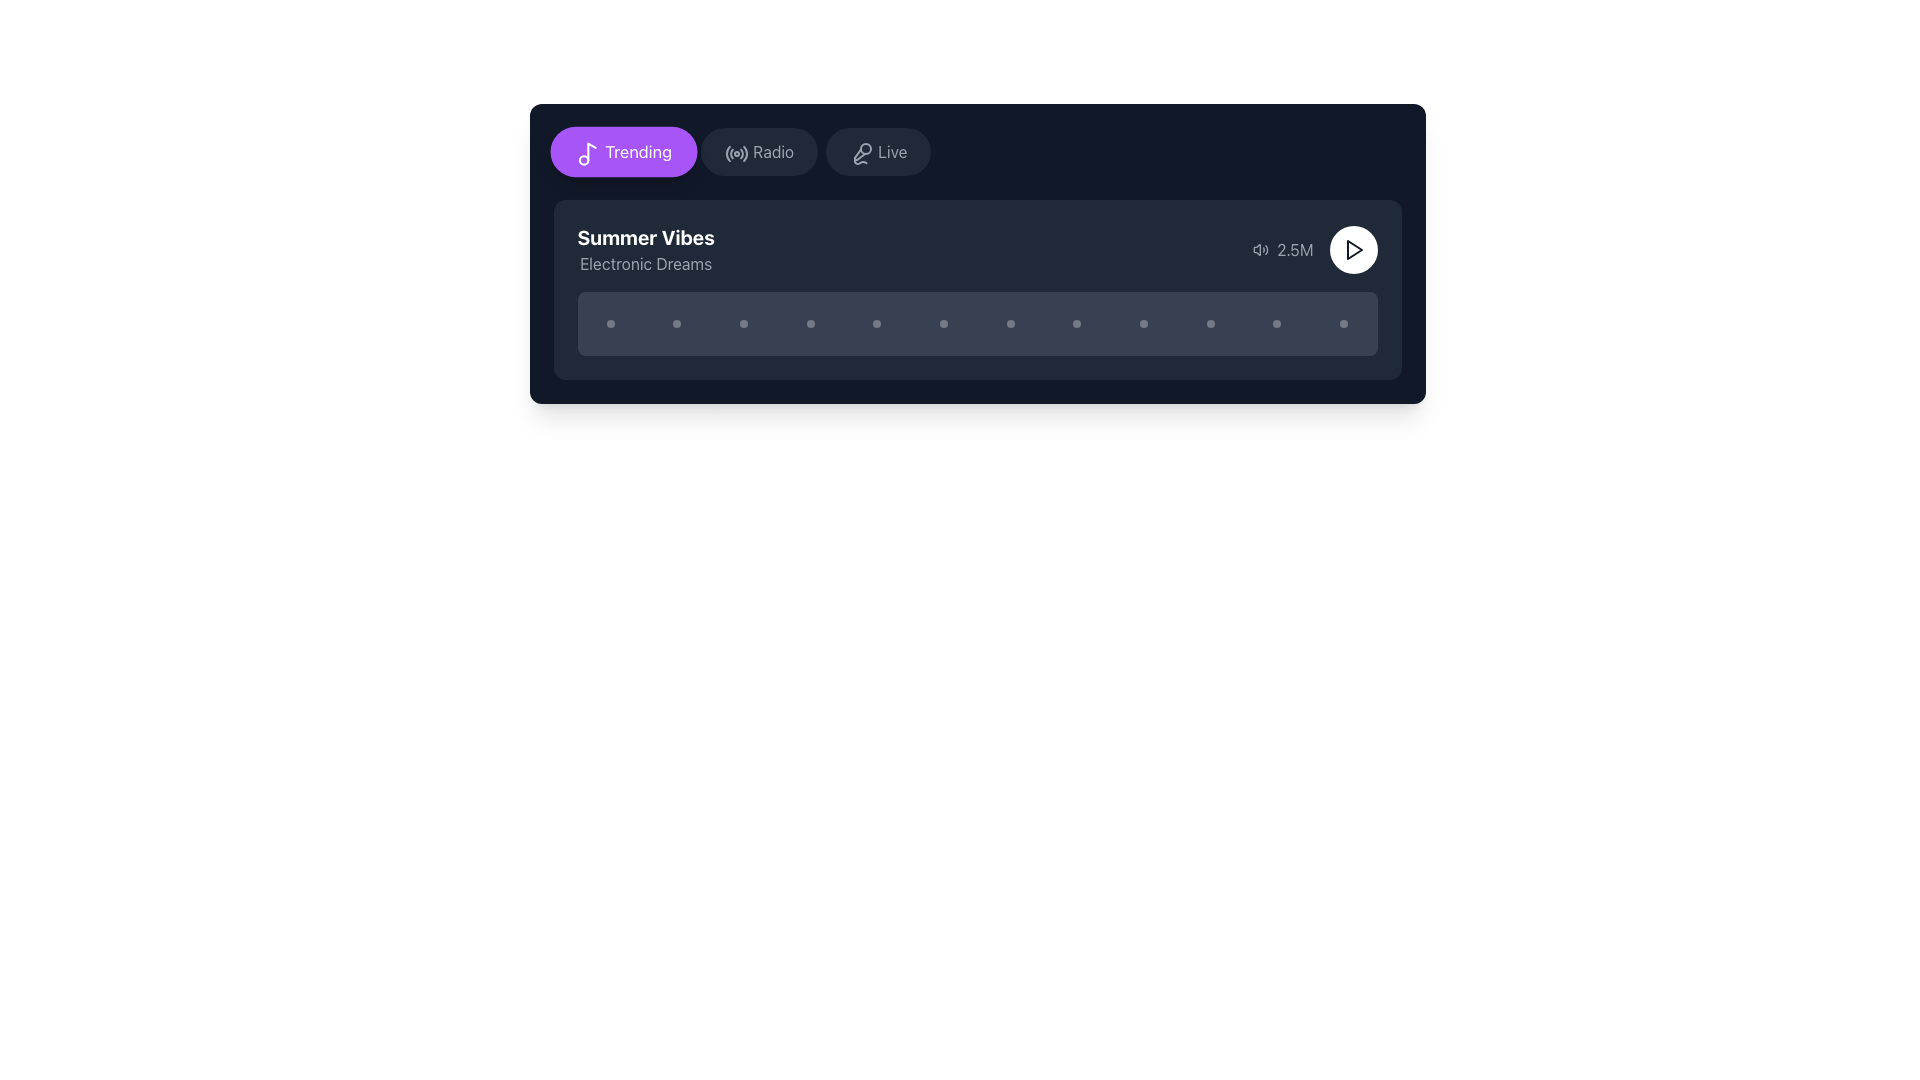  What do you see at coordinates (736, 153) in the screenshot?
I see `the circular icon styled as a radio signal in the navigation bar` at bounding box center [736, 153].